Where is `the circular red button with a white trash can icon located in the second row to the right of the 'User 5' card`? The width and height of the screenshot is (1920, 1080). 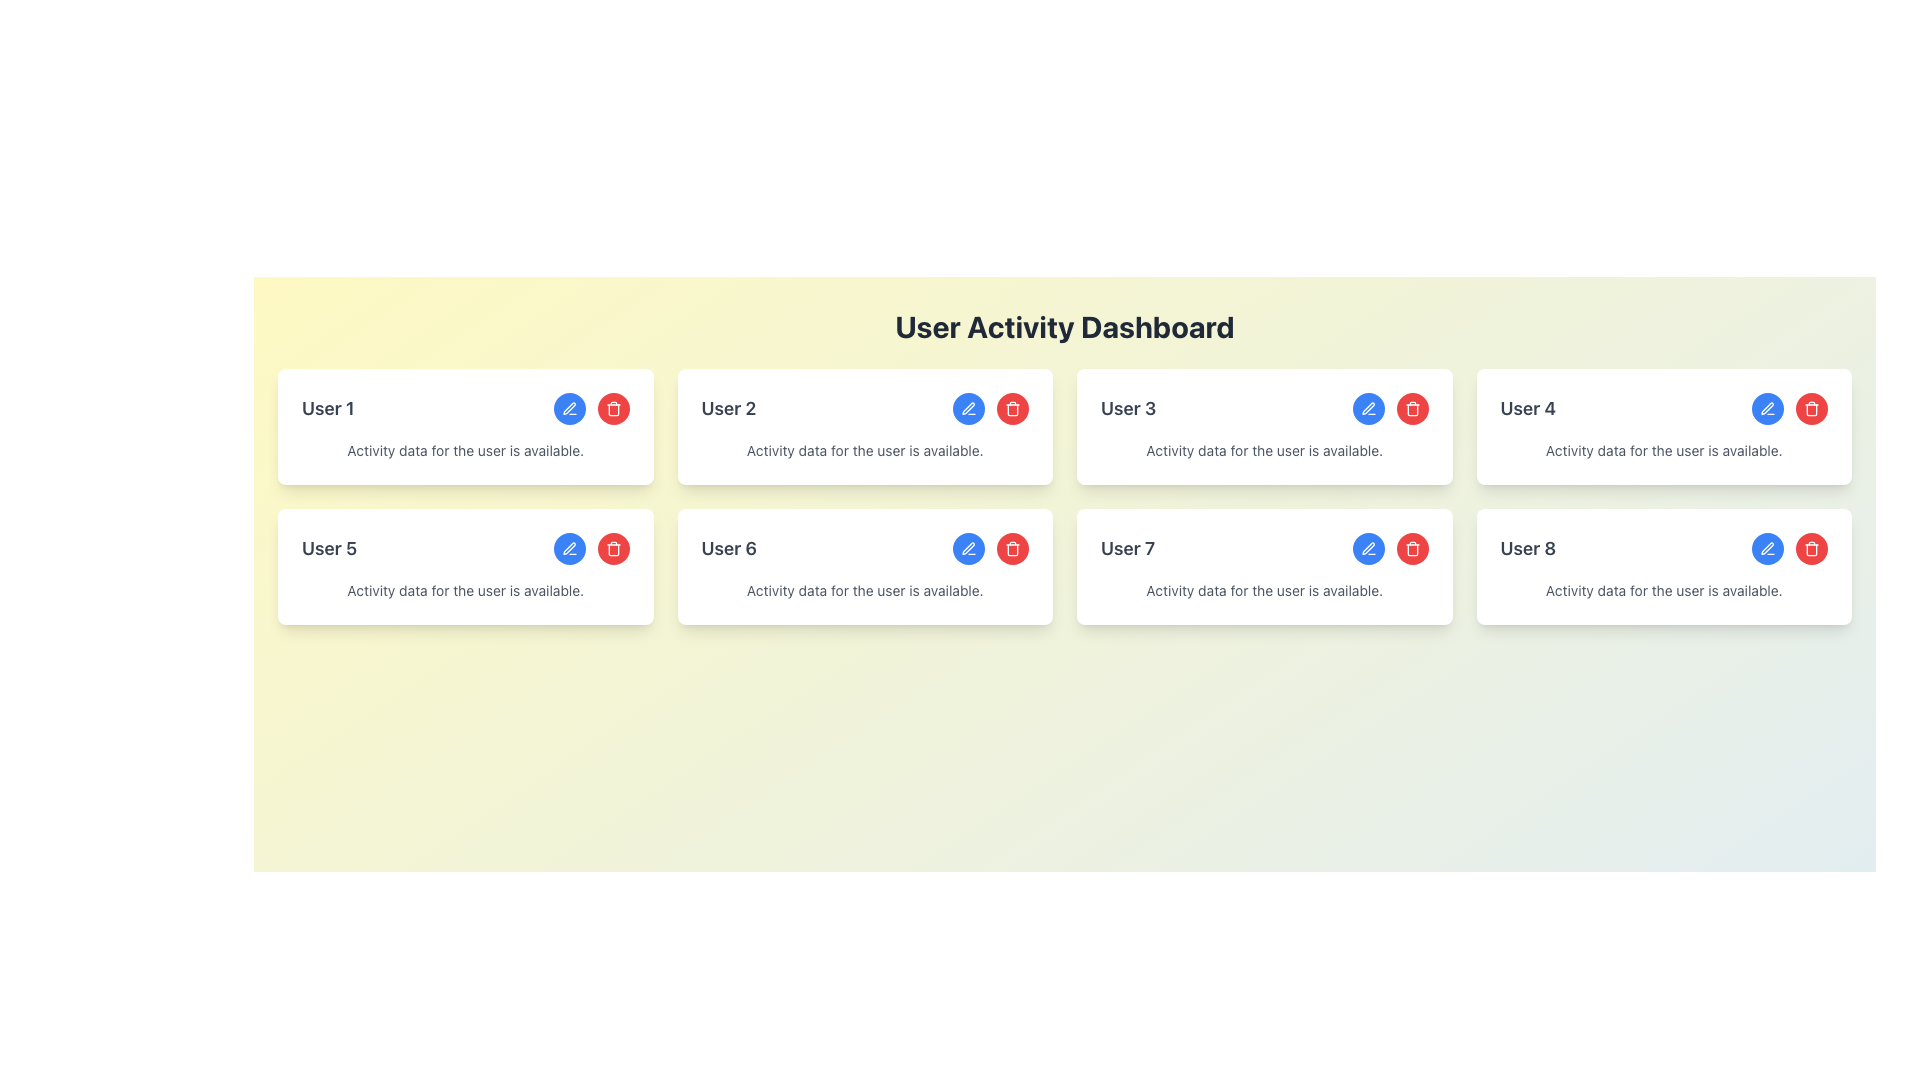
the circular red button with a white trash can icon located in the second row to the right of the 'User 5' card is located at coordinates (612, 548).